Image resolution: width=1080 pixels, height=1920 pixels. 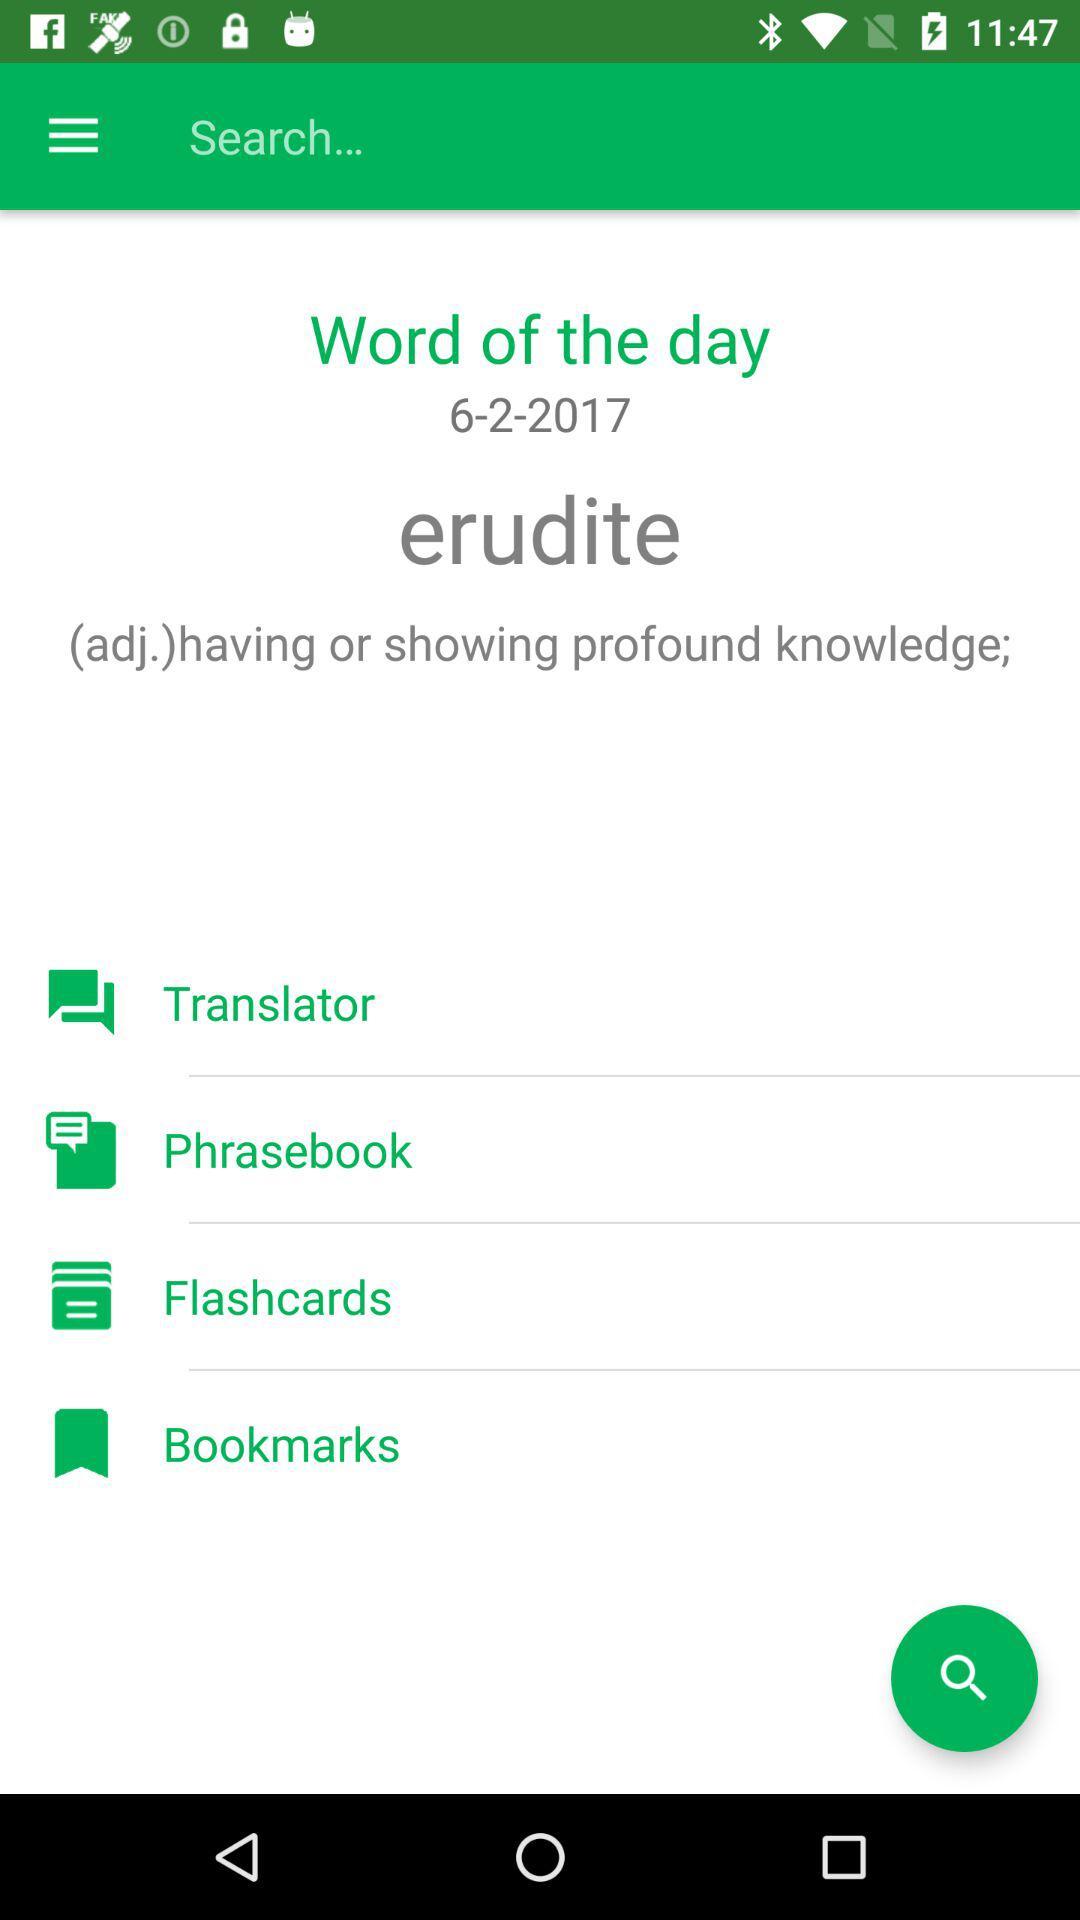 What do you see at coordinates (267, 1002) in the screenshot?
I see `the translator` at bounding box center [267, 1002].